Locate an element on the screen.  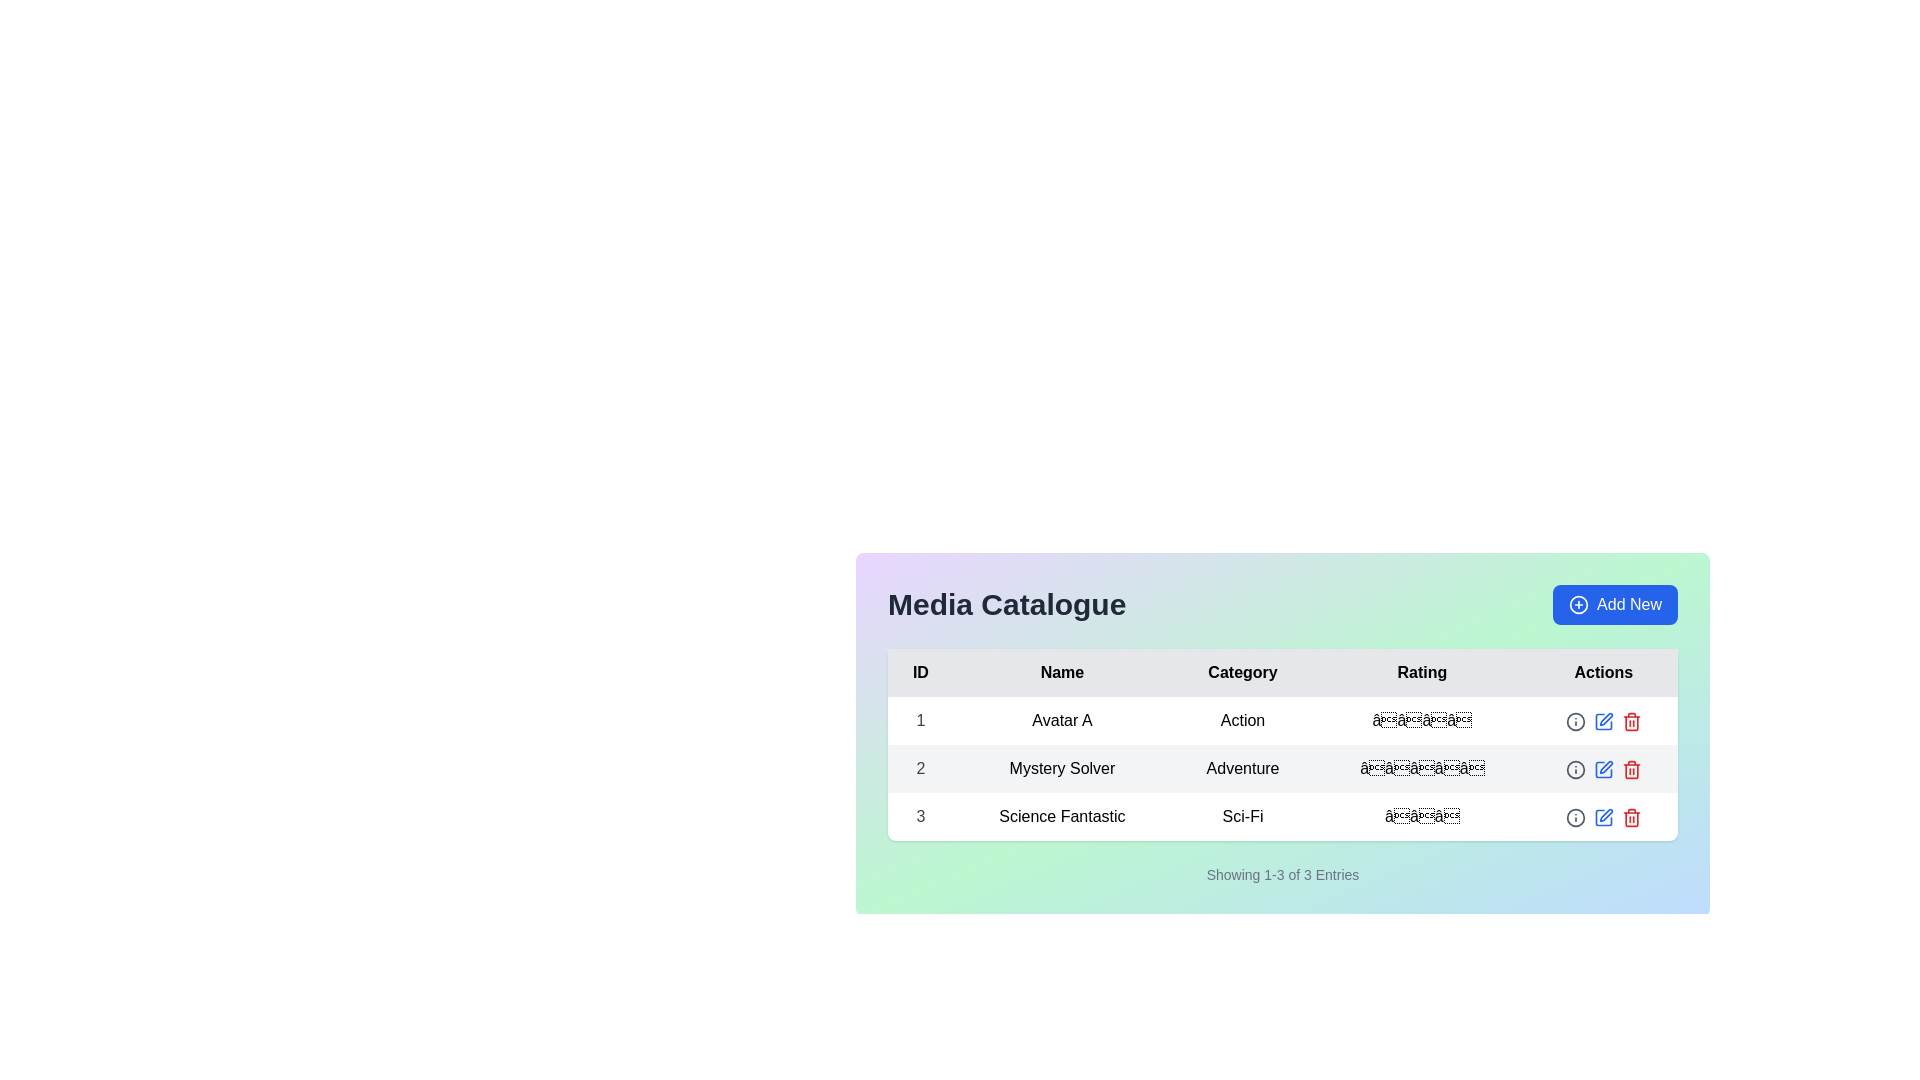
the SVG icon resembling a pen or edit tool located in the 'Actions' column of the table corresponding to the second row titled 'Mystery Solver' is located at coordinates (1606, 718).